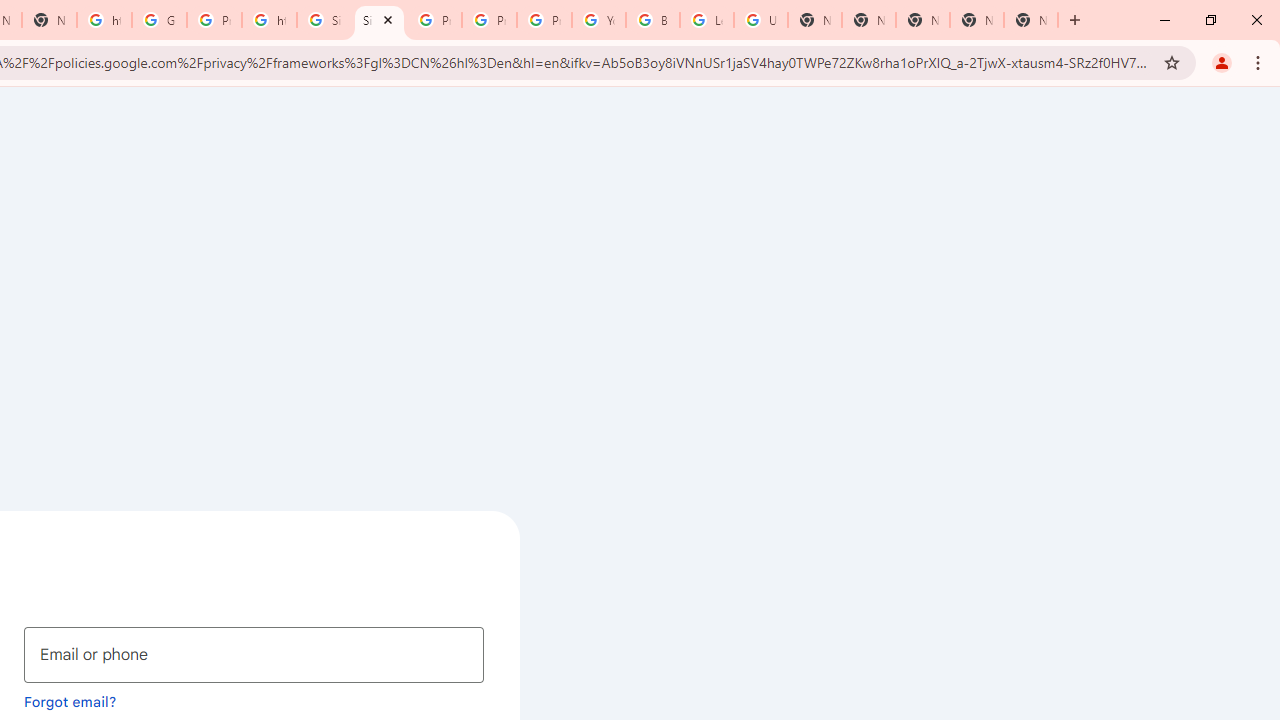 This screenshot has height=720, width=1280. Describe the element at coordinates (379, 20) in the screenshot. I see `'Sign in - Google Accounts'` at that location.